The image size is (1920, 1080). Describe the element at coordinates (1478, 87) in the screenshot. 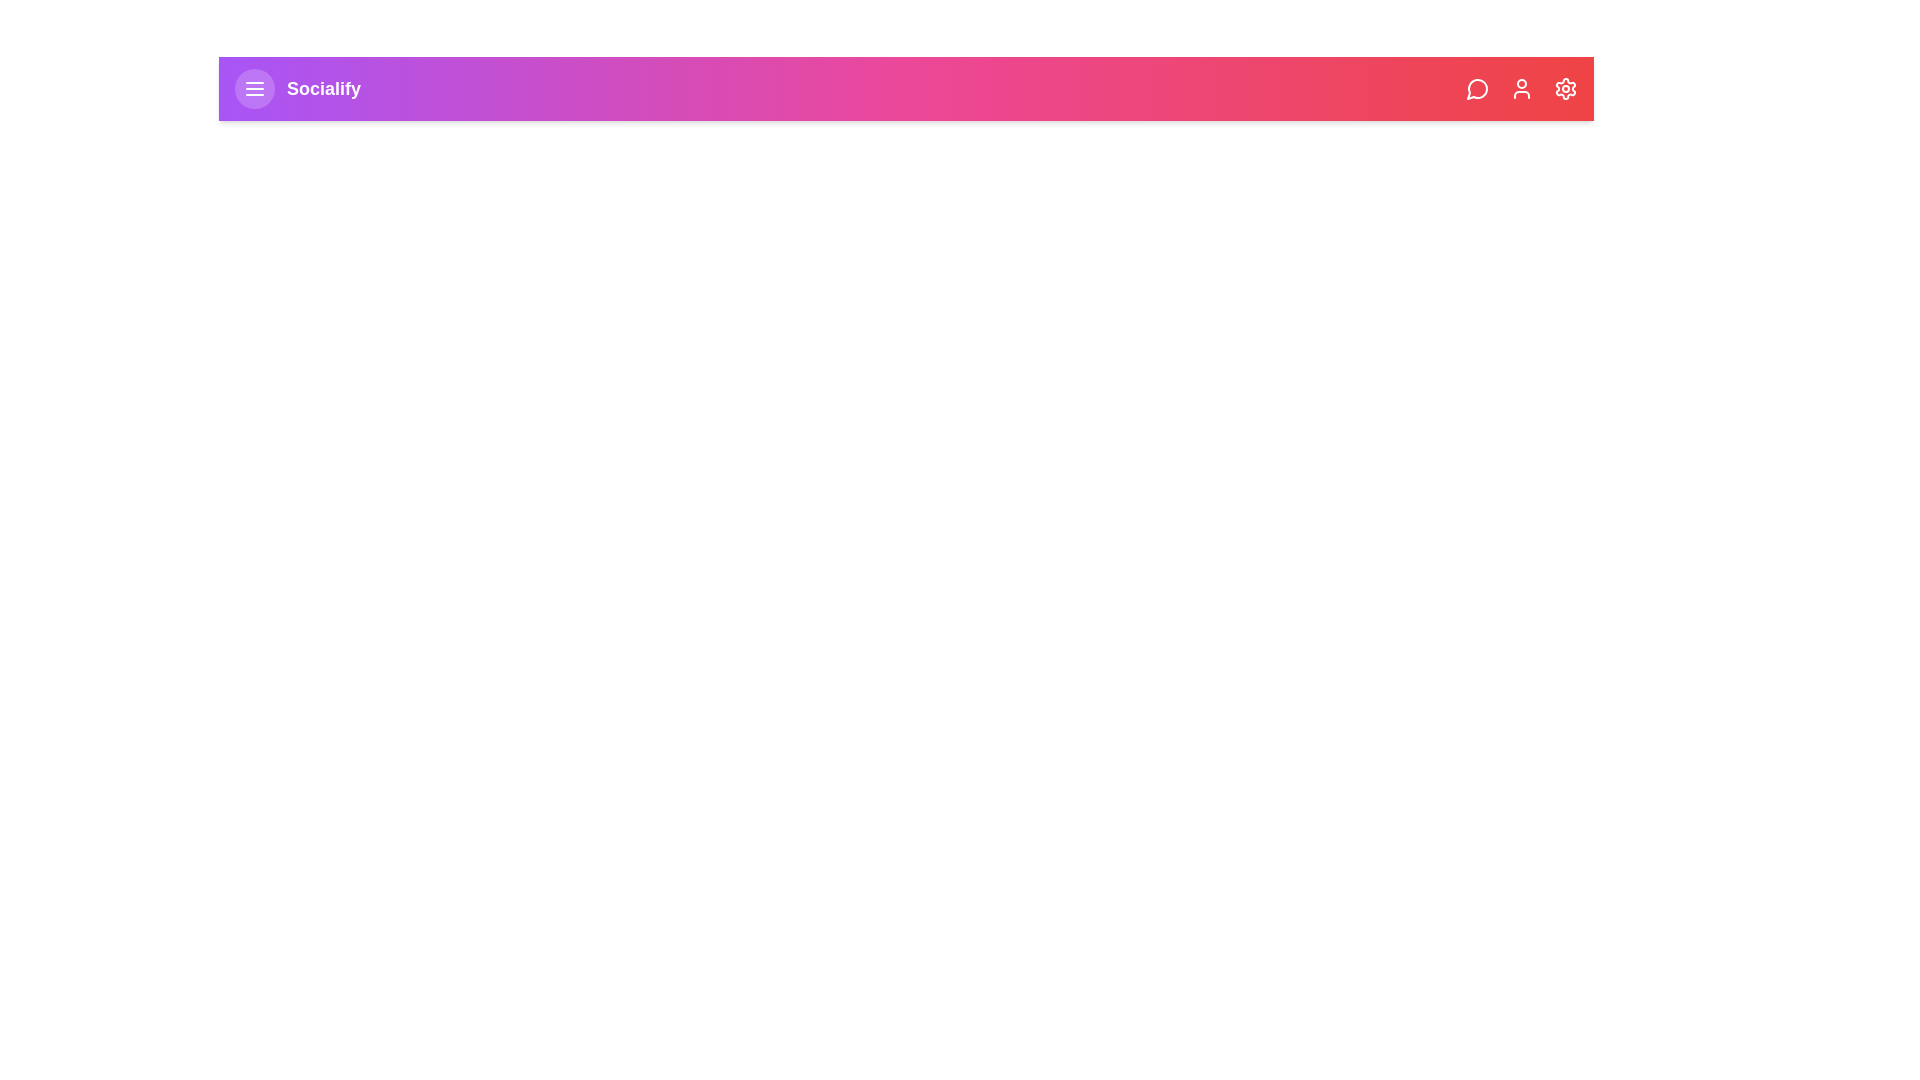

I see `messaging icon in the app bar` at that location.